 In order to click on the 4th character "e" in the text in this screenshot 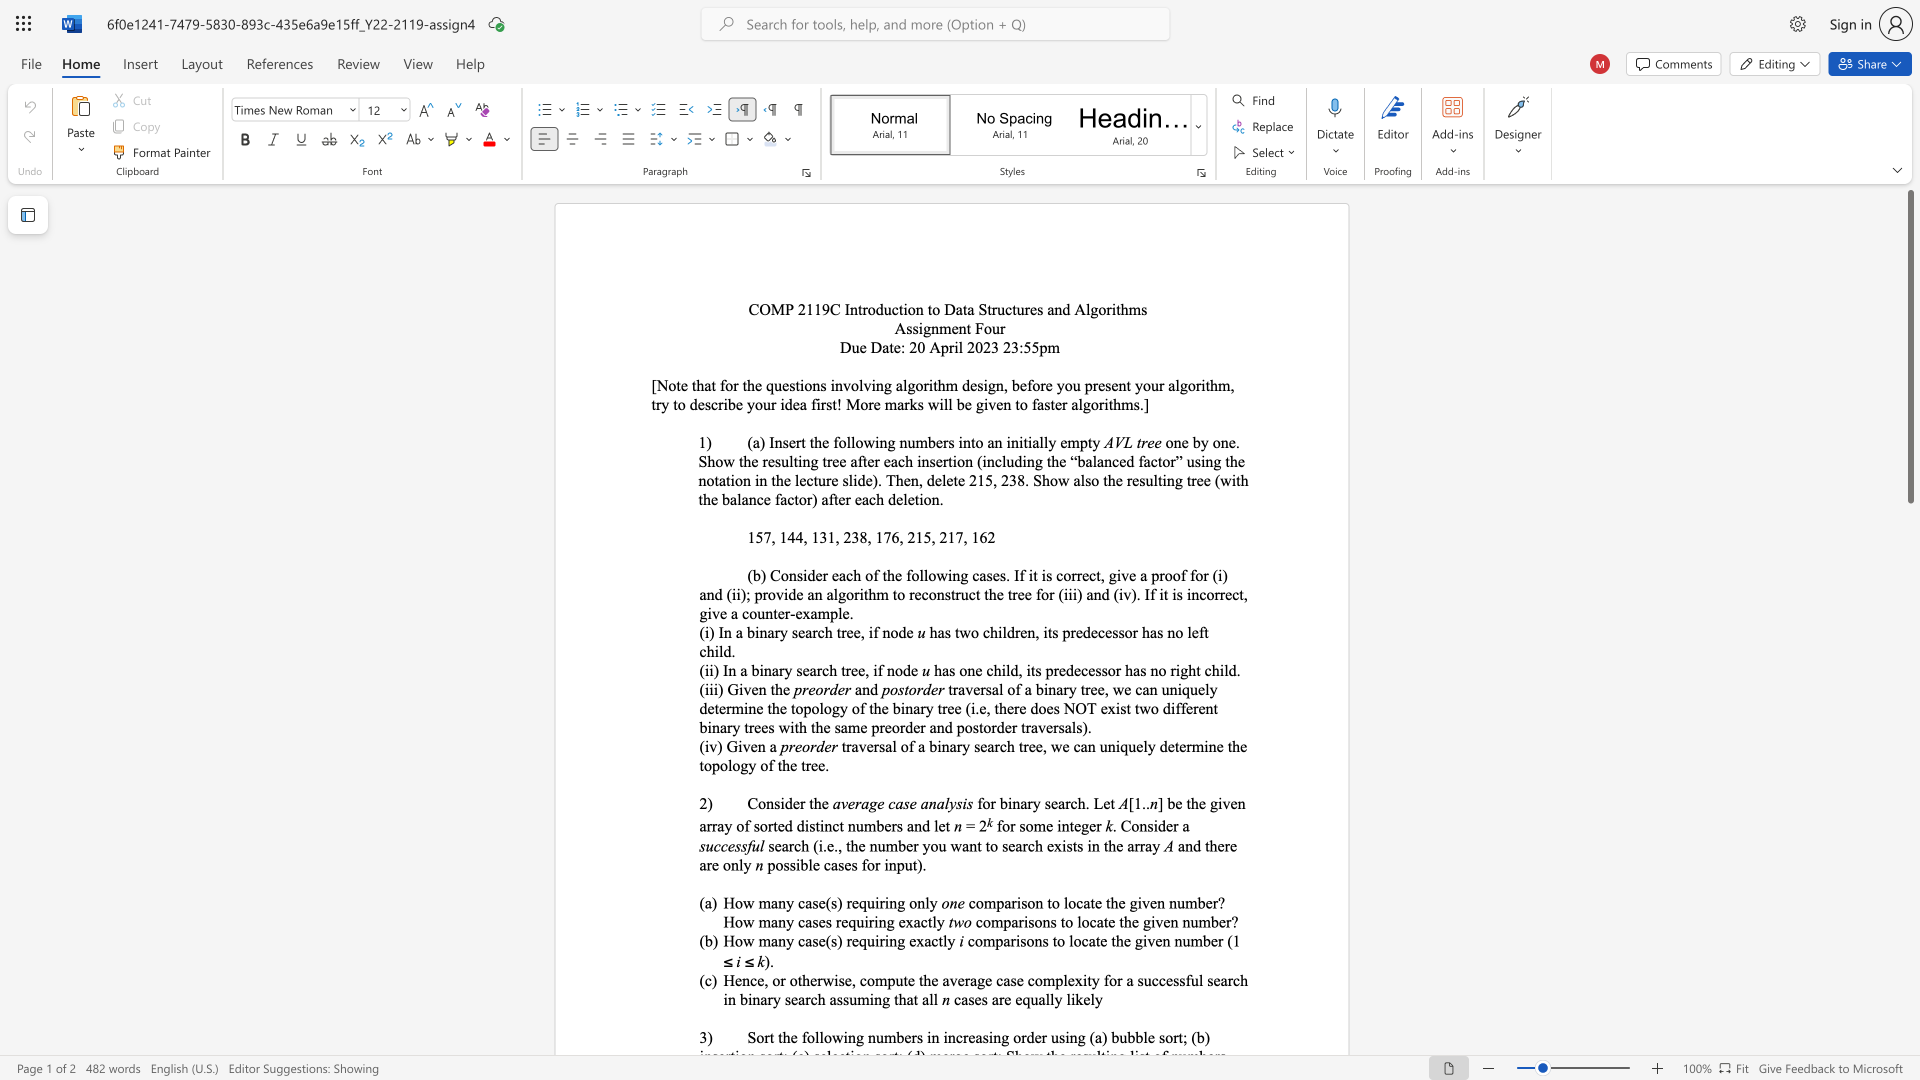, I will do `click(1107, 632)`.